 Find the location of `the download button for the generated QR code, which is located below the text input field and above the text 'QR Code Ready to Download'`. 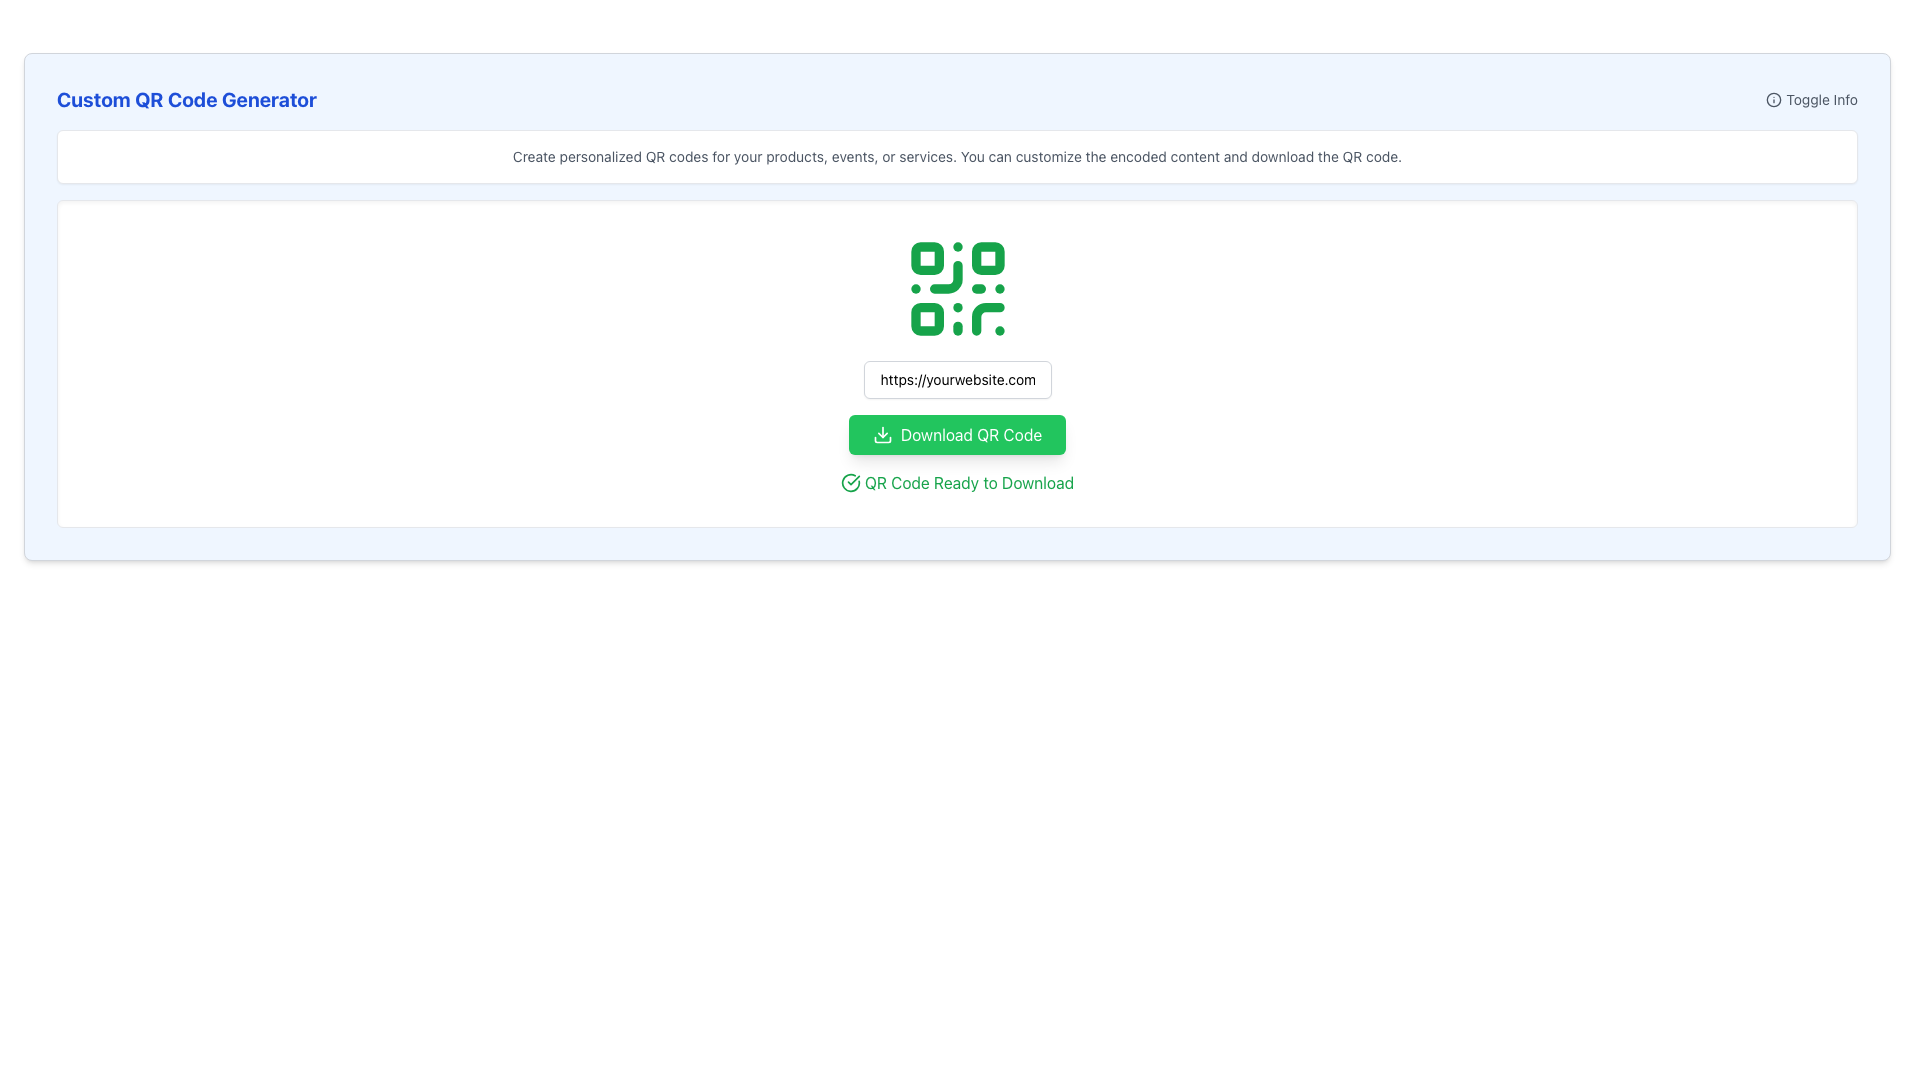

the download button for the generated QR code, which is located below the text input field and above the text 'QR Code Ready to Download' is located at coordinates (956, 434).